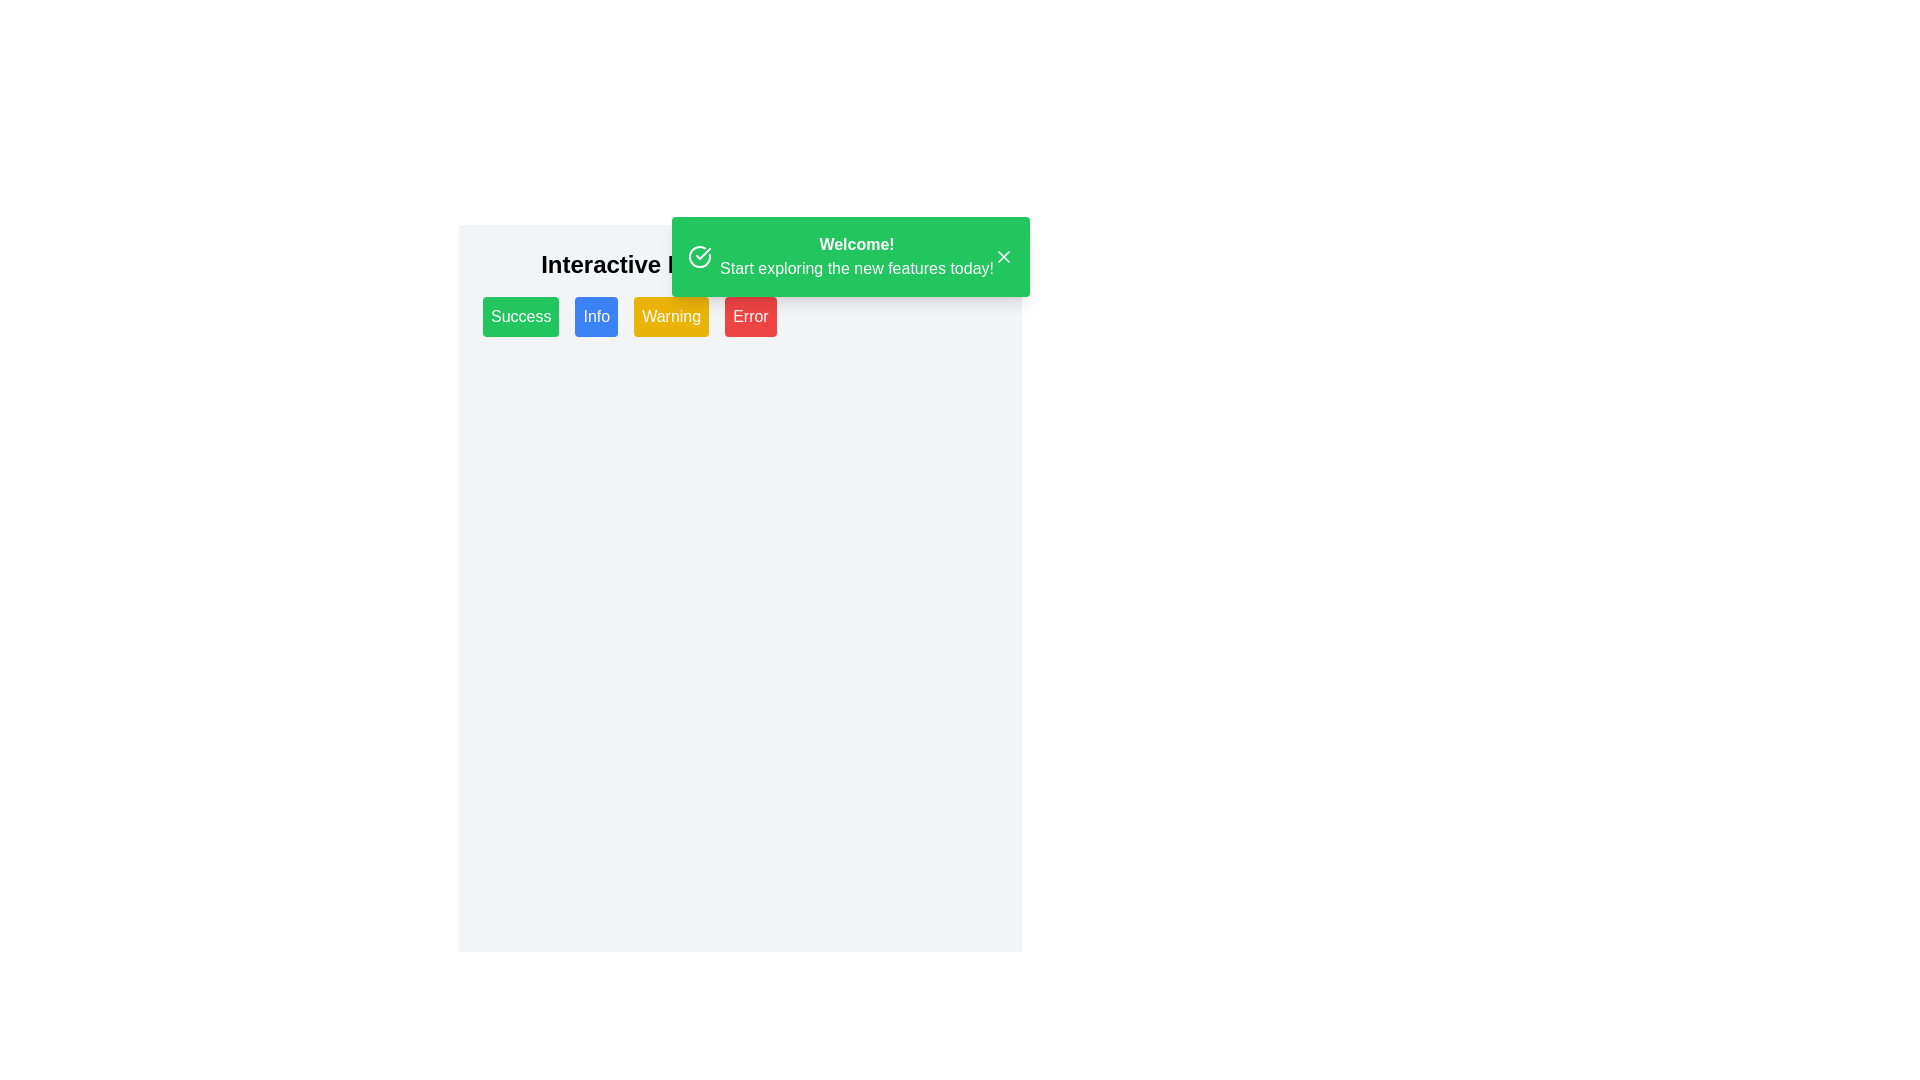 The width and height of the screenshot is (1920, 1080). I want to click on the confirmation icon located in the top-right corner of the green notification bar labeled 'Welcome! Start exploring the new features today!', so click(703, 253).